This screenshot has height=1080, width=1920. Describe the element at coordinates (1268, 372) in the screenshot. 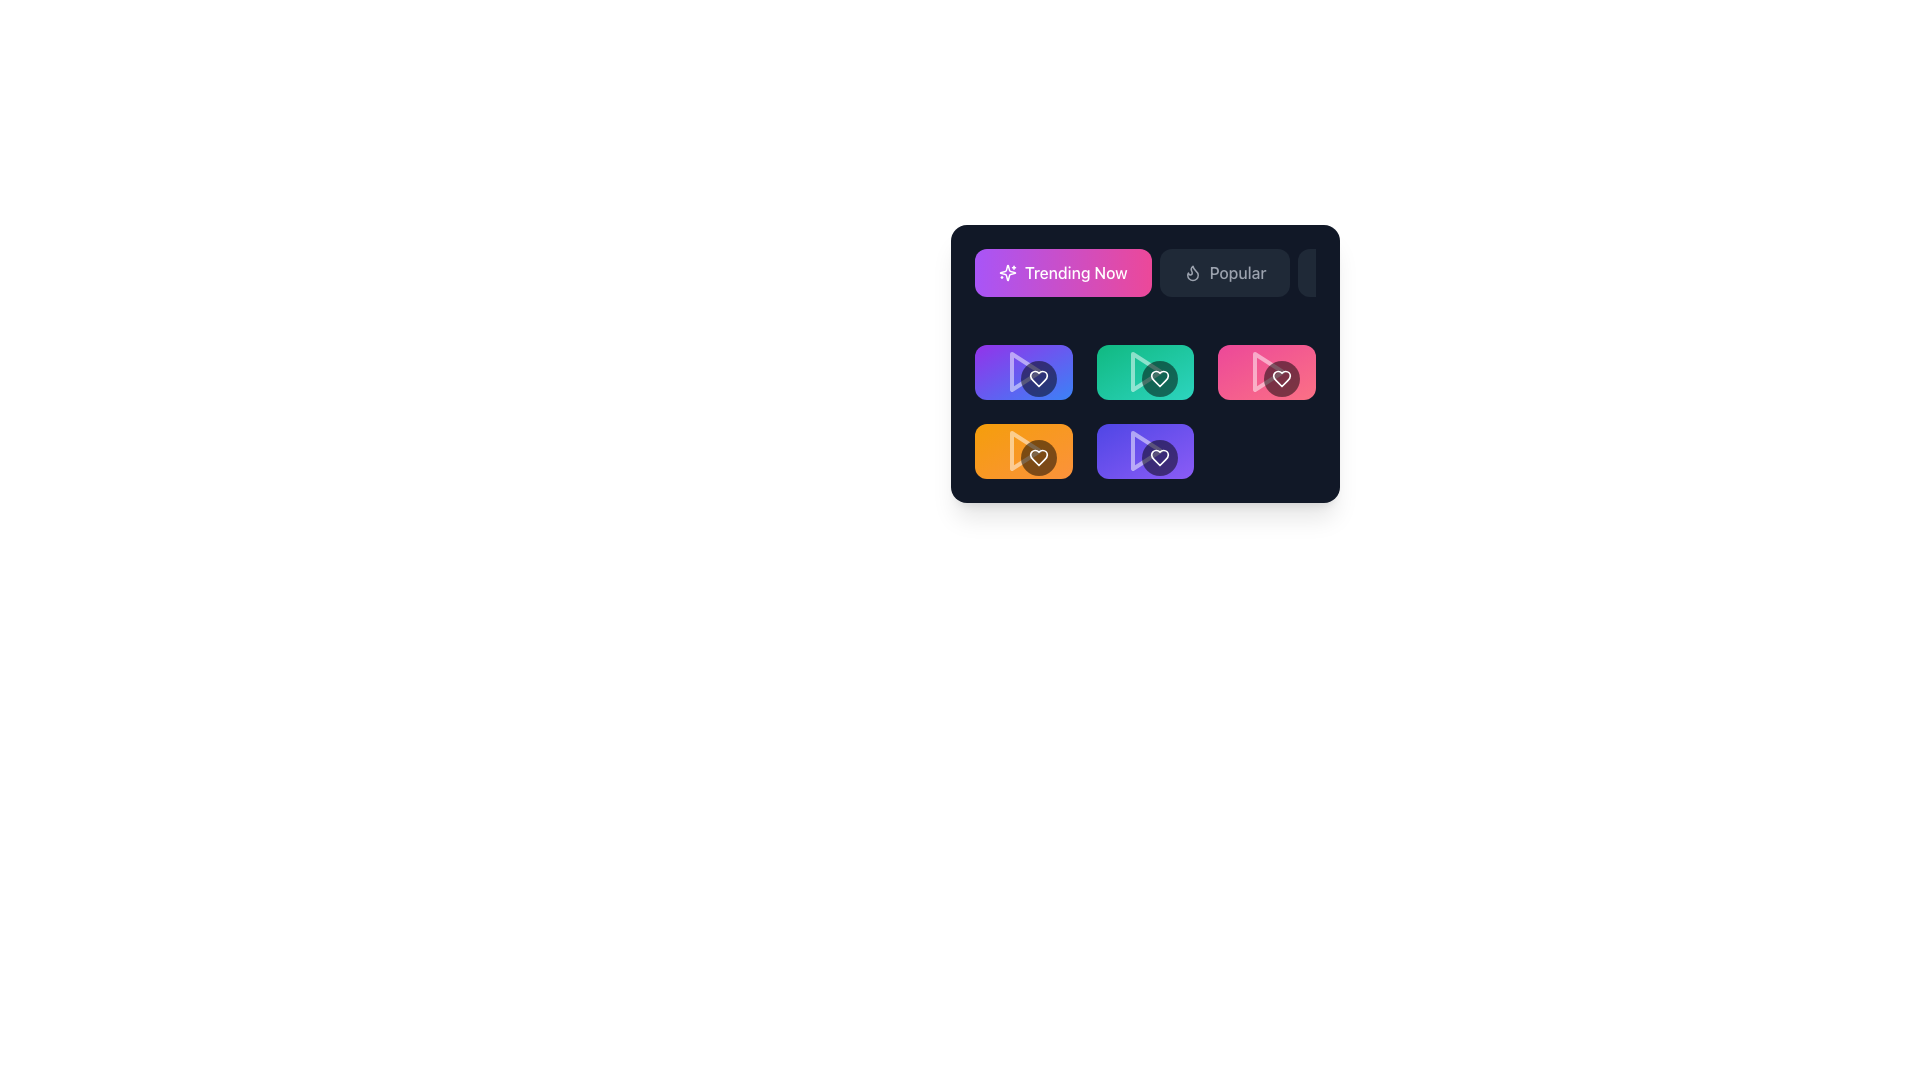

I see `the play button icon, which is a triangular shape with a white outline on a vibrant pink background, located in the top-right card of a grid of six colorful cards` at that location.